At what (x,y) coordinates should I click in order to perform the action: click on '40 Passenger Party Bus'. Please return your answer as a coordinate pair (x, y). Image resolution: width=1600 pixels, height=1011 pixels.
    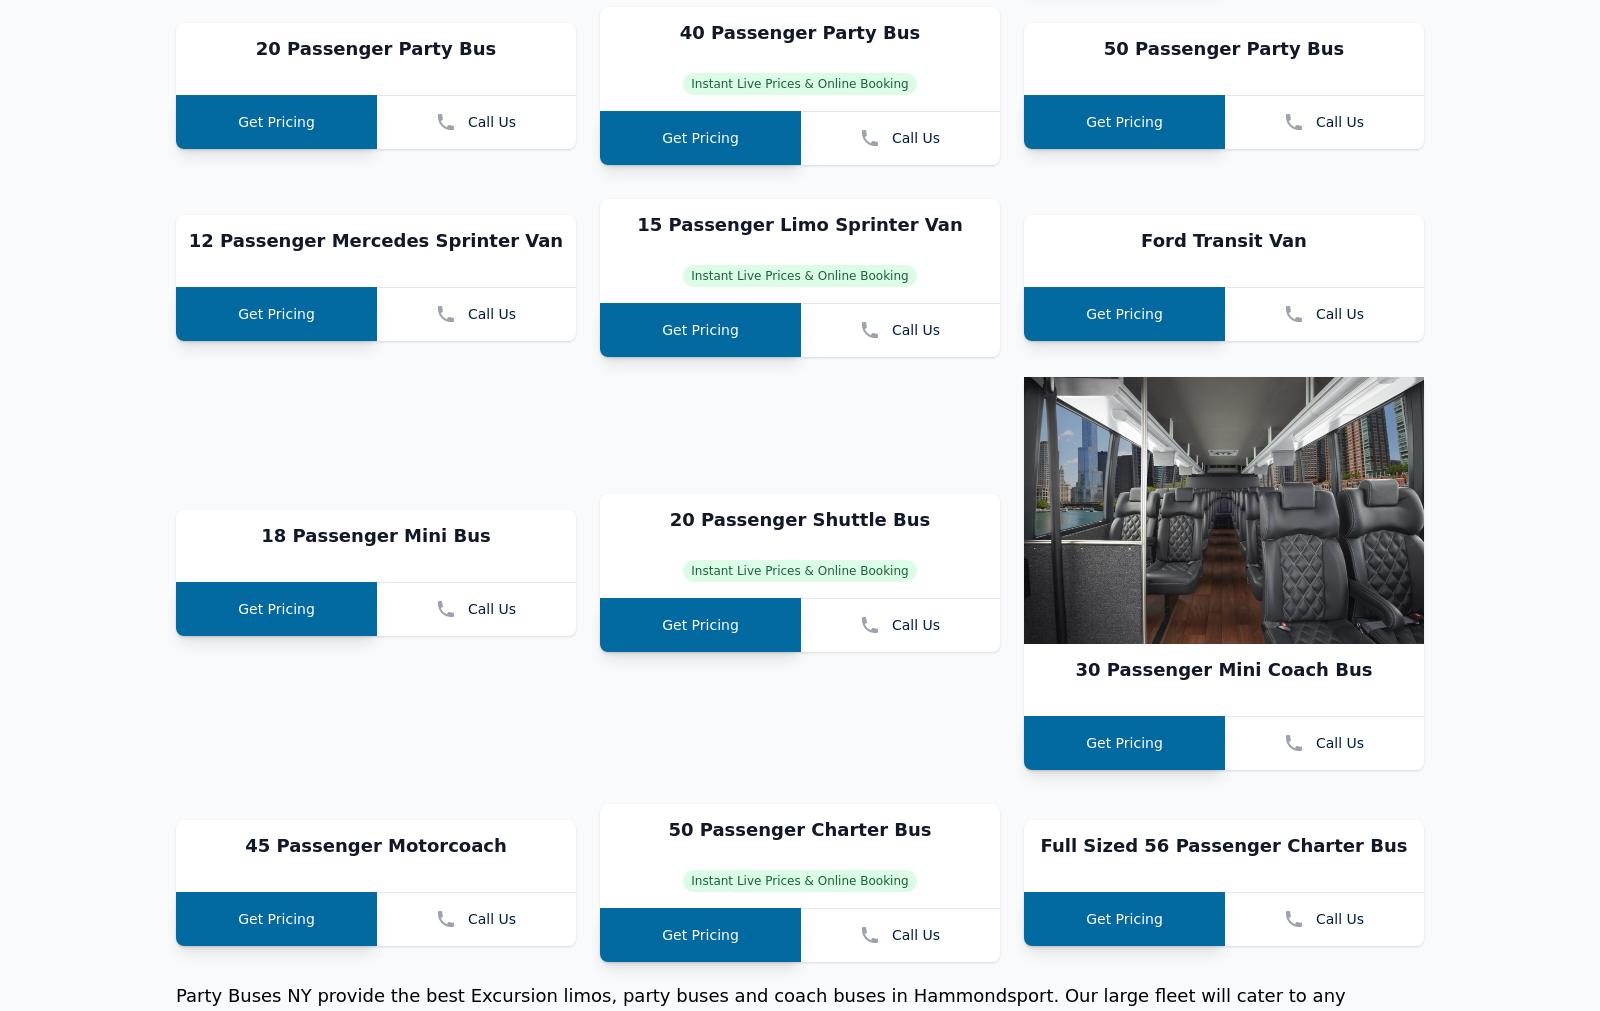
    Looking at the image, I should click on (799, 299).